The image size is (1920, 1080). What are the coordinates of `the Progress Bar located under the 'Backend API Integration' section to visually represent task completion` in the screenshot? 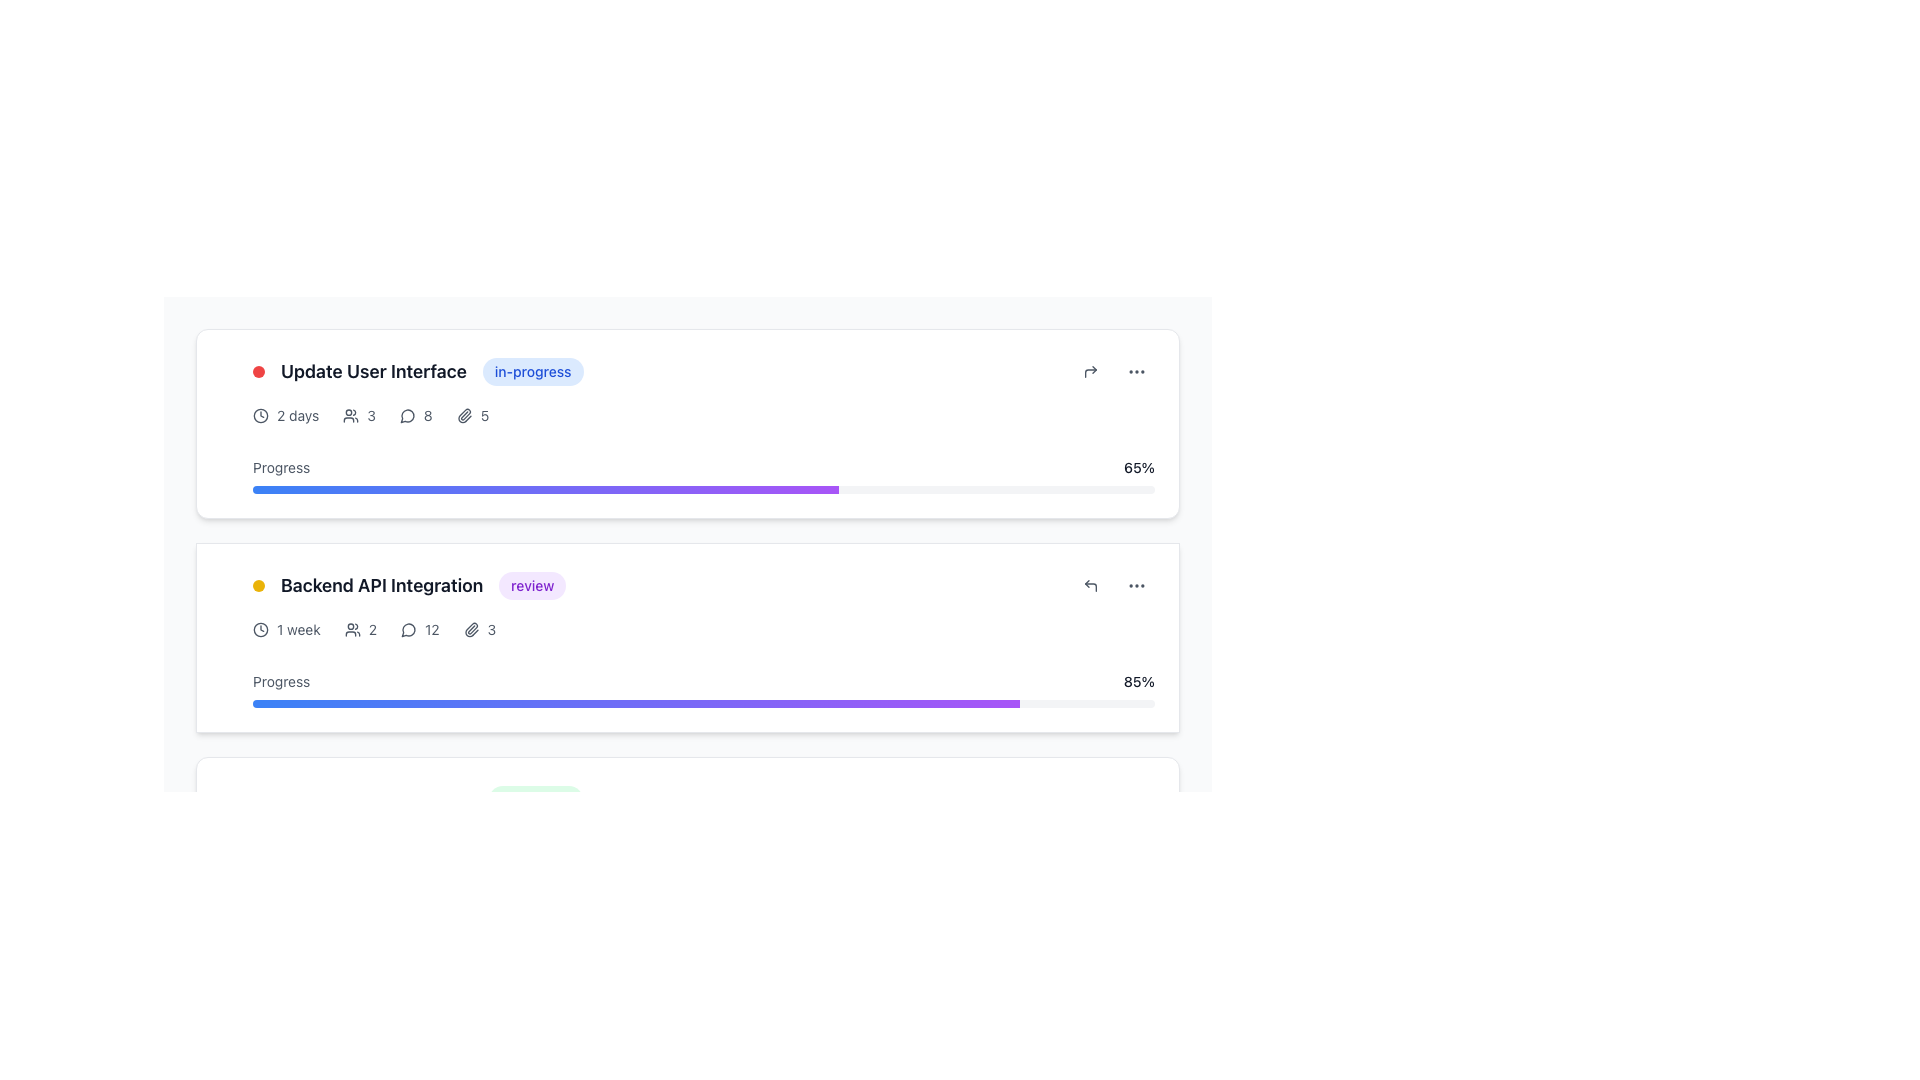 It's located at (546, 489).